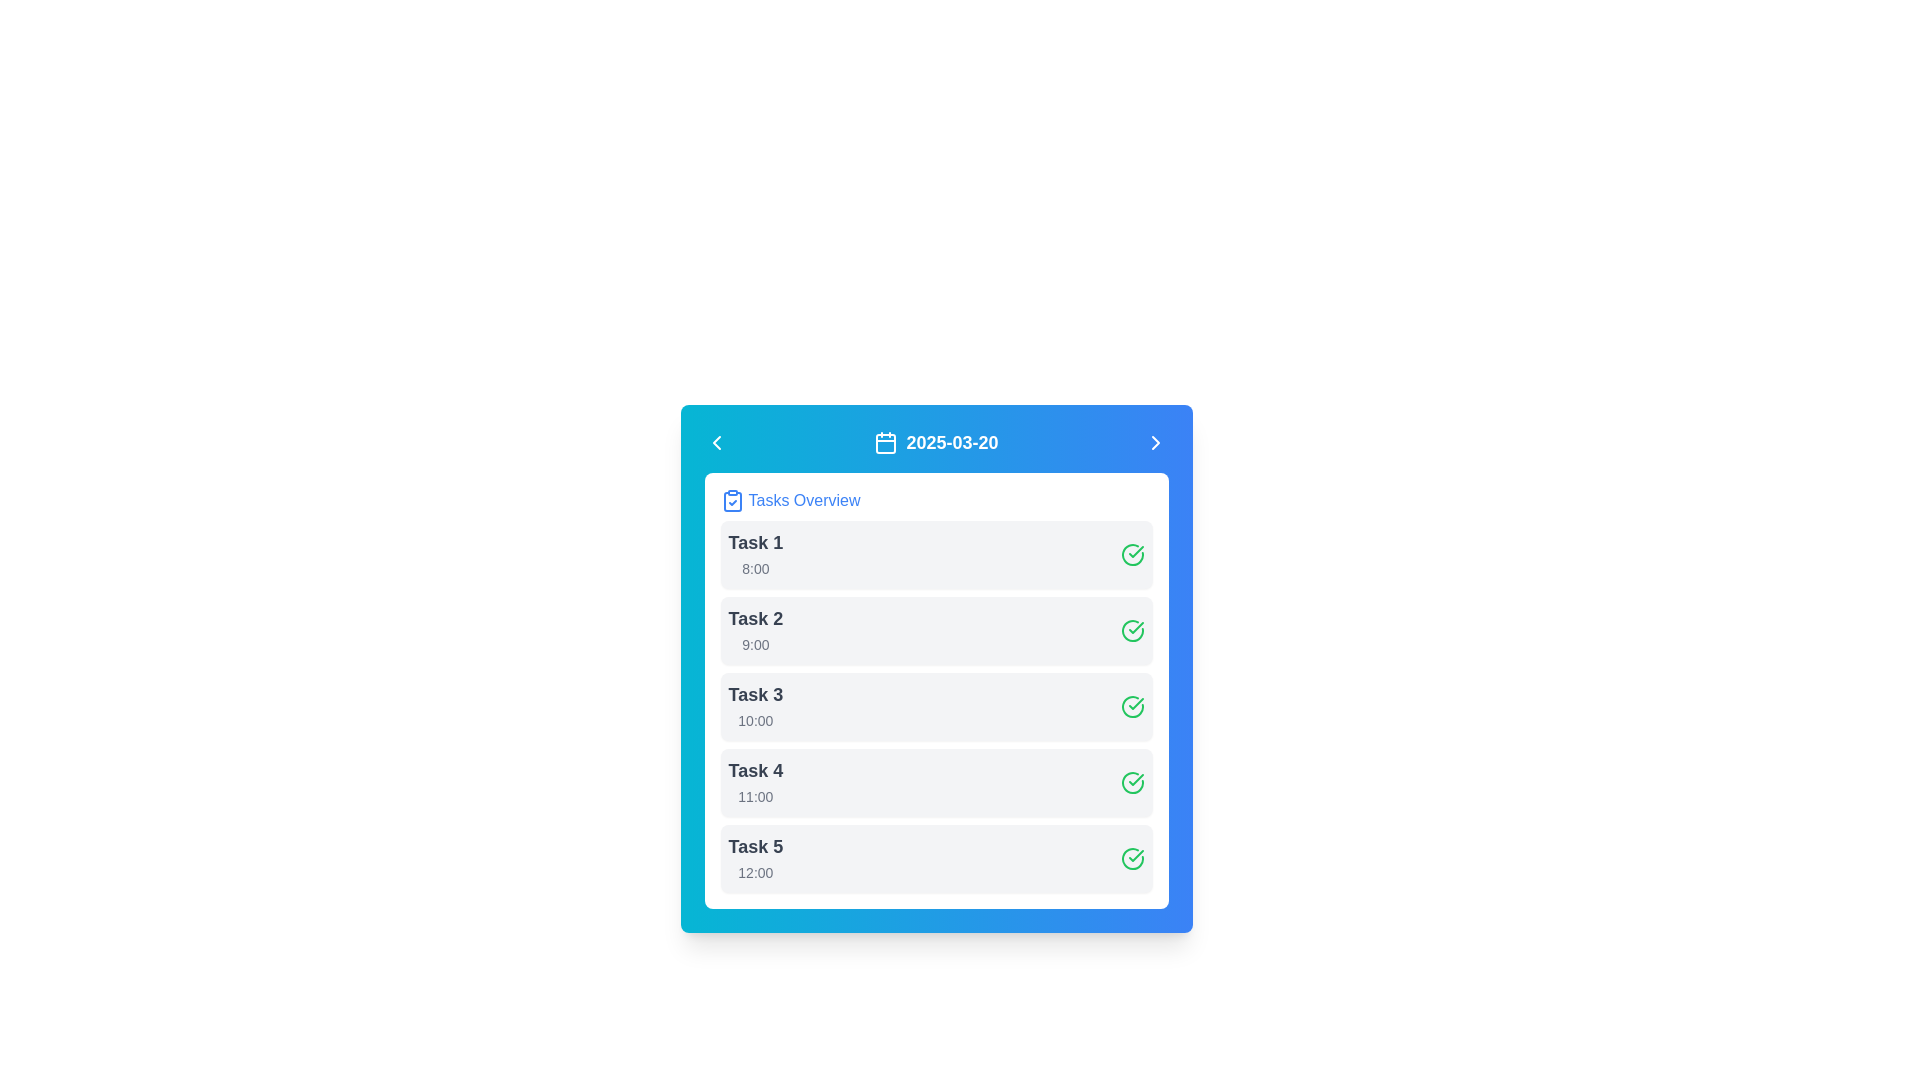  Describe the element at coordinates (1132, 555) in the screenshot. I see `the status indicated by the checkmark confirmation symbol located at the far right of the row labeled 'Task 2' in the task list` at that location.